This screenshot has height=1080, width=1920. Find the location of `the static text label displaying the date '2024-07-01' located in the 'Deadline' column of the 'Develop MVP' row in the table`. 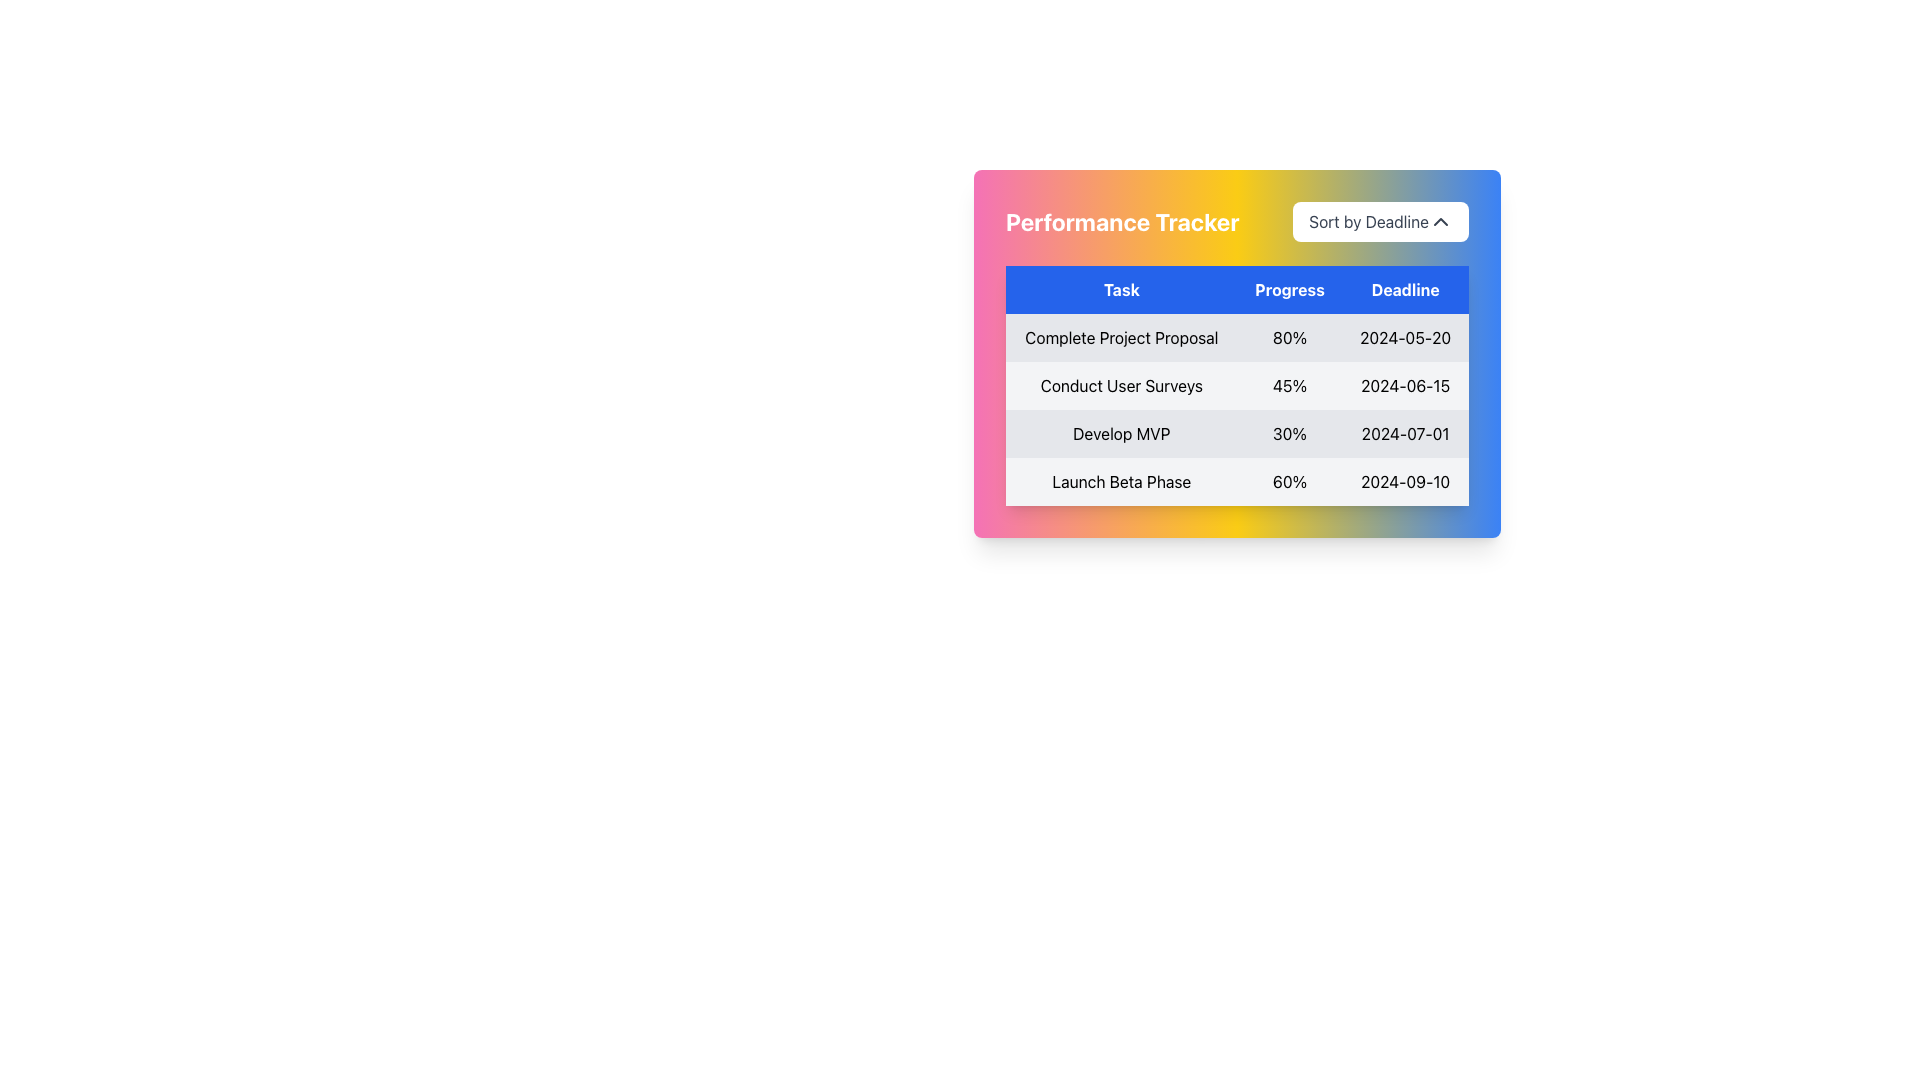

the static text label displaying the date '2024-07-01' located in the 'Deadline' column of the 'Develop MVP' row in the table is located at coordinates (1404, 433).